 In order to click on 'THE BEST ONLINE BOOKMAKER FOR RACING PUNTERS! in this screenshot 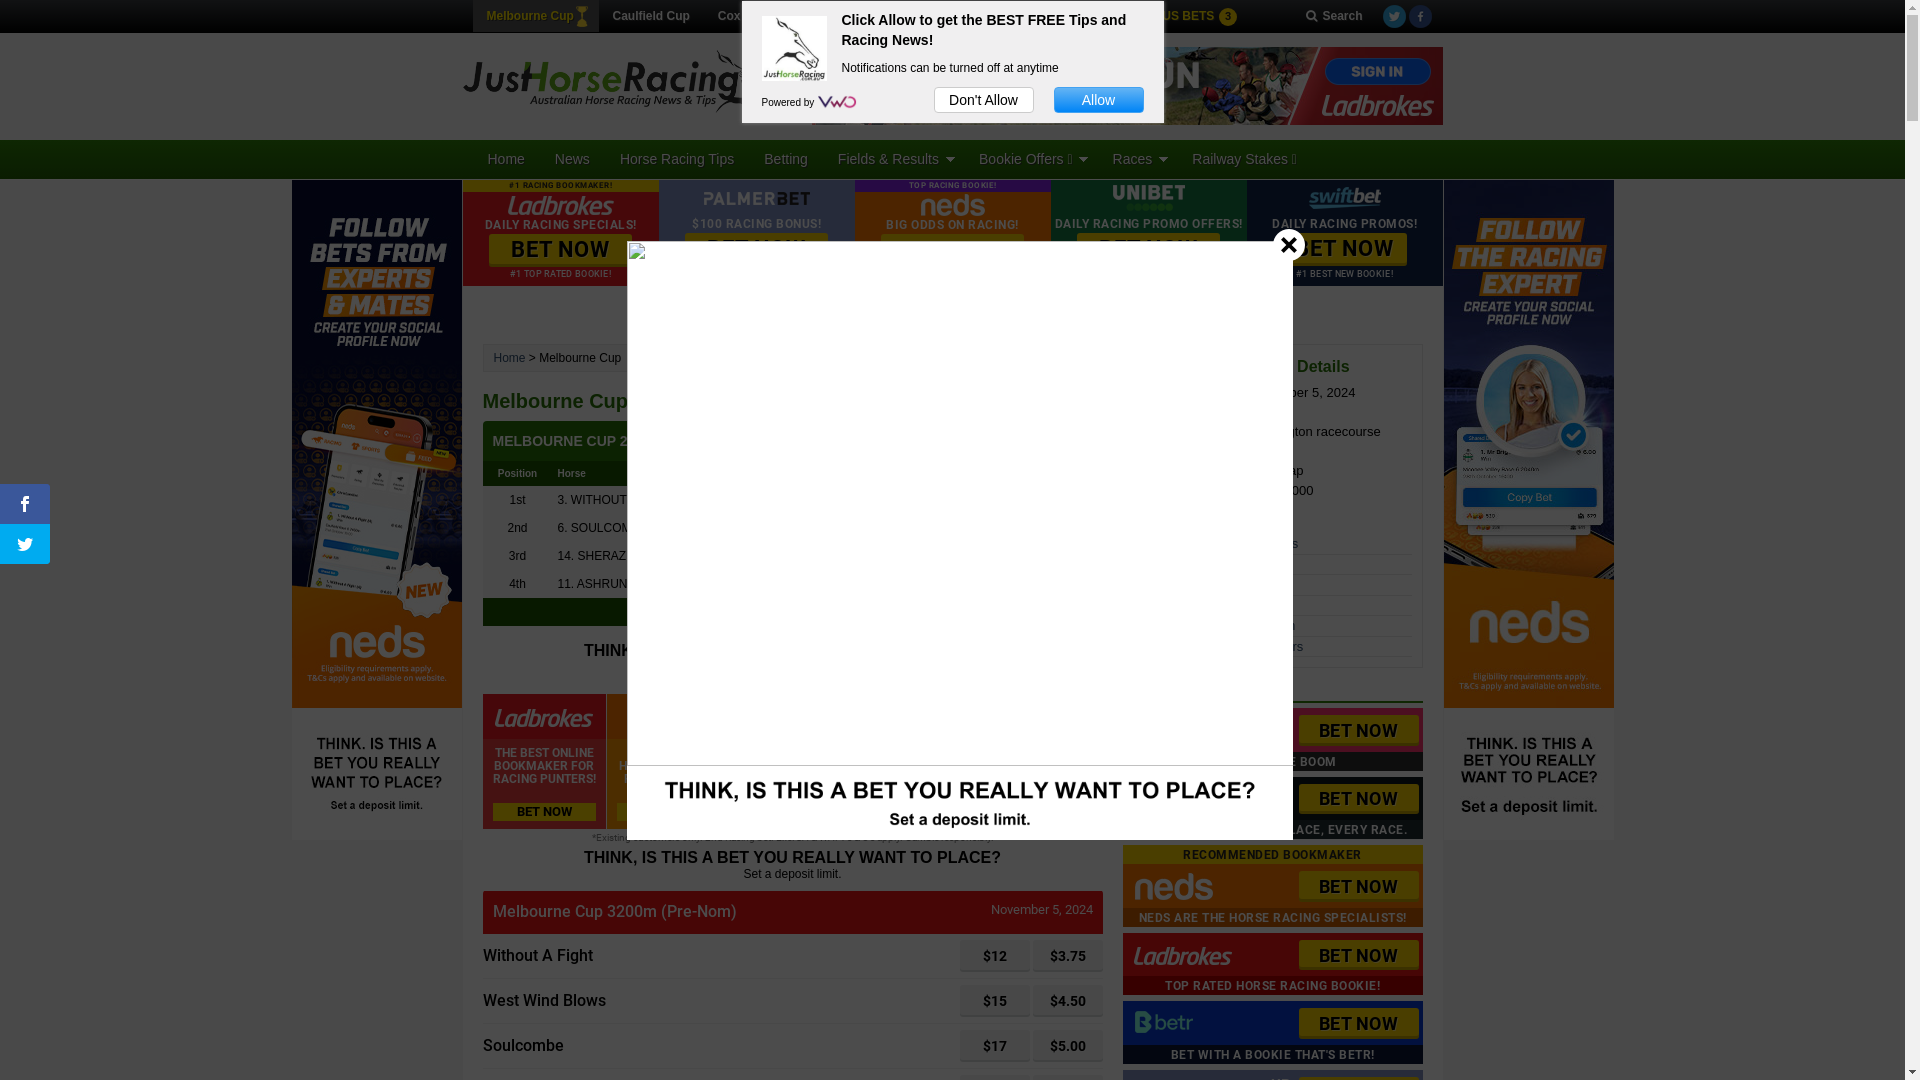, I will do `click(543, 761)`.